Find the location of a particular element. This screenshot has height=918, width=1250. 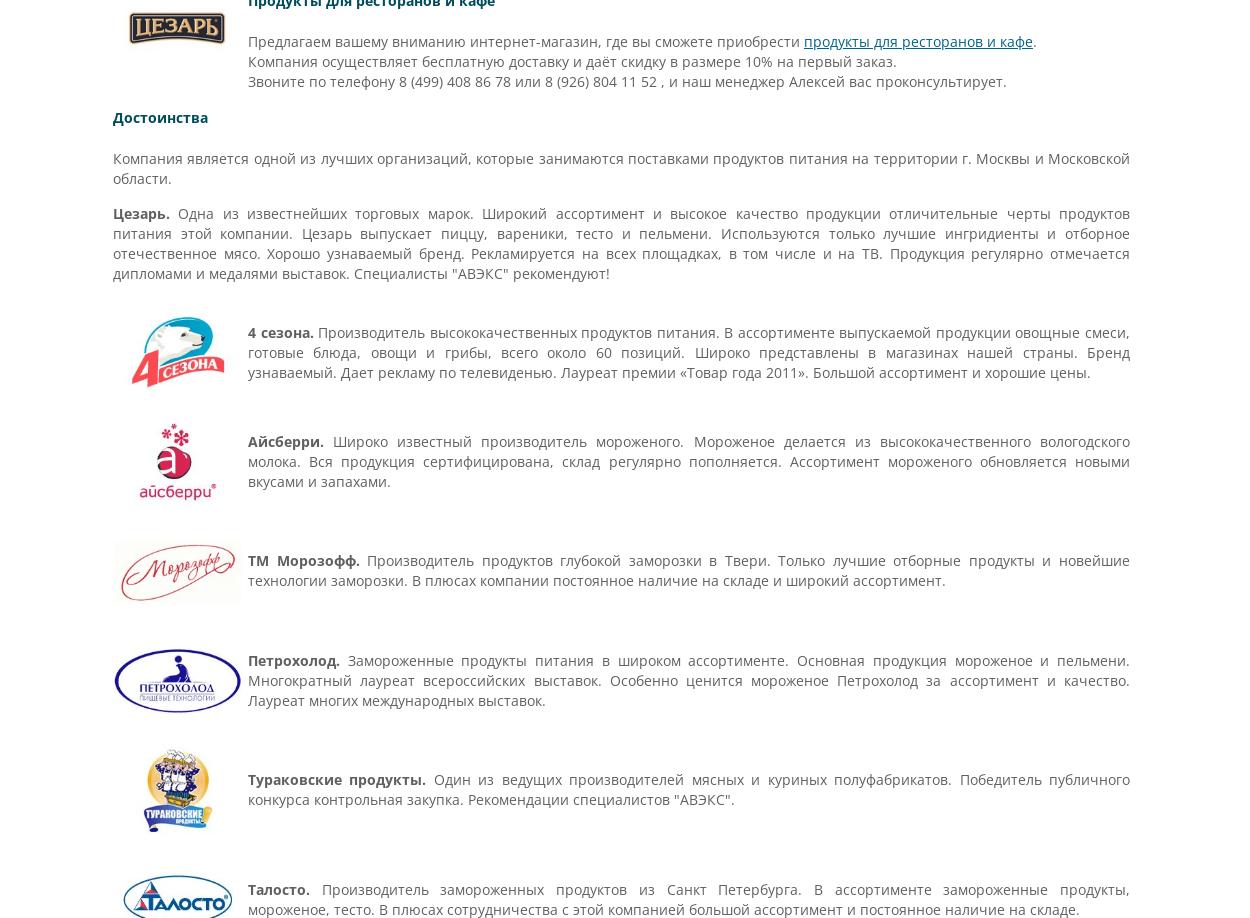

'ТМ Морозофф.' is located at coordinates (247, 559).